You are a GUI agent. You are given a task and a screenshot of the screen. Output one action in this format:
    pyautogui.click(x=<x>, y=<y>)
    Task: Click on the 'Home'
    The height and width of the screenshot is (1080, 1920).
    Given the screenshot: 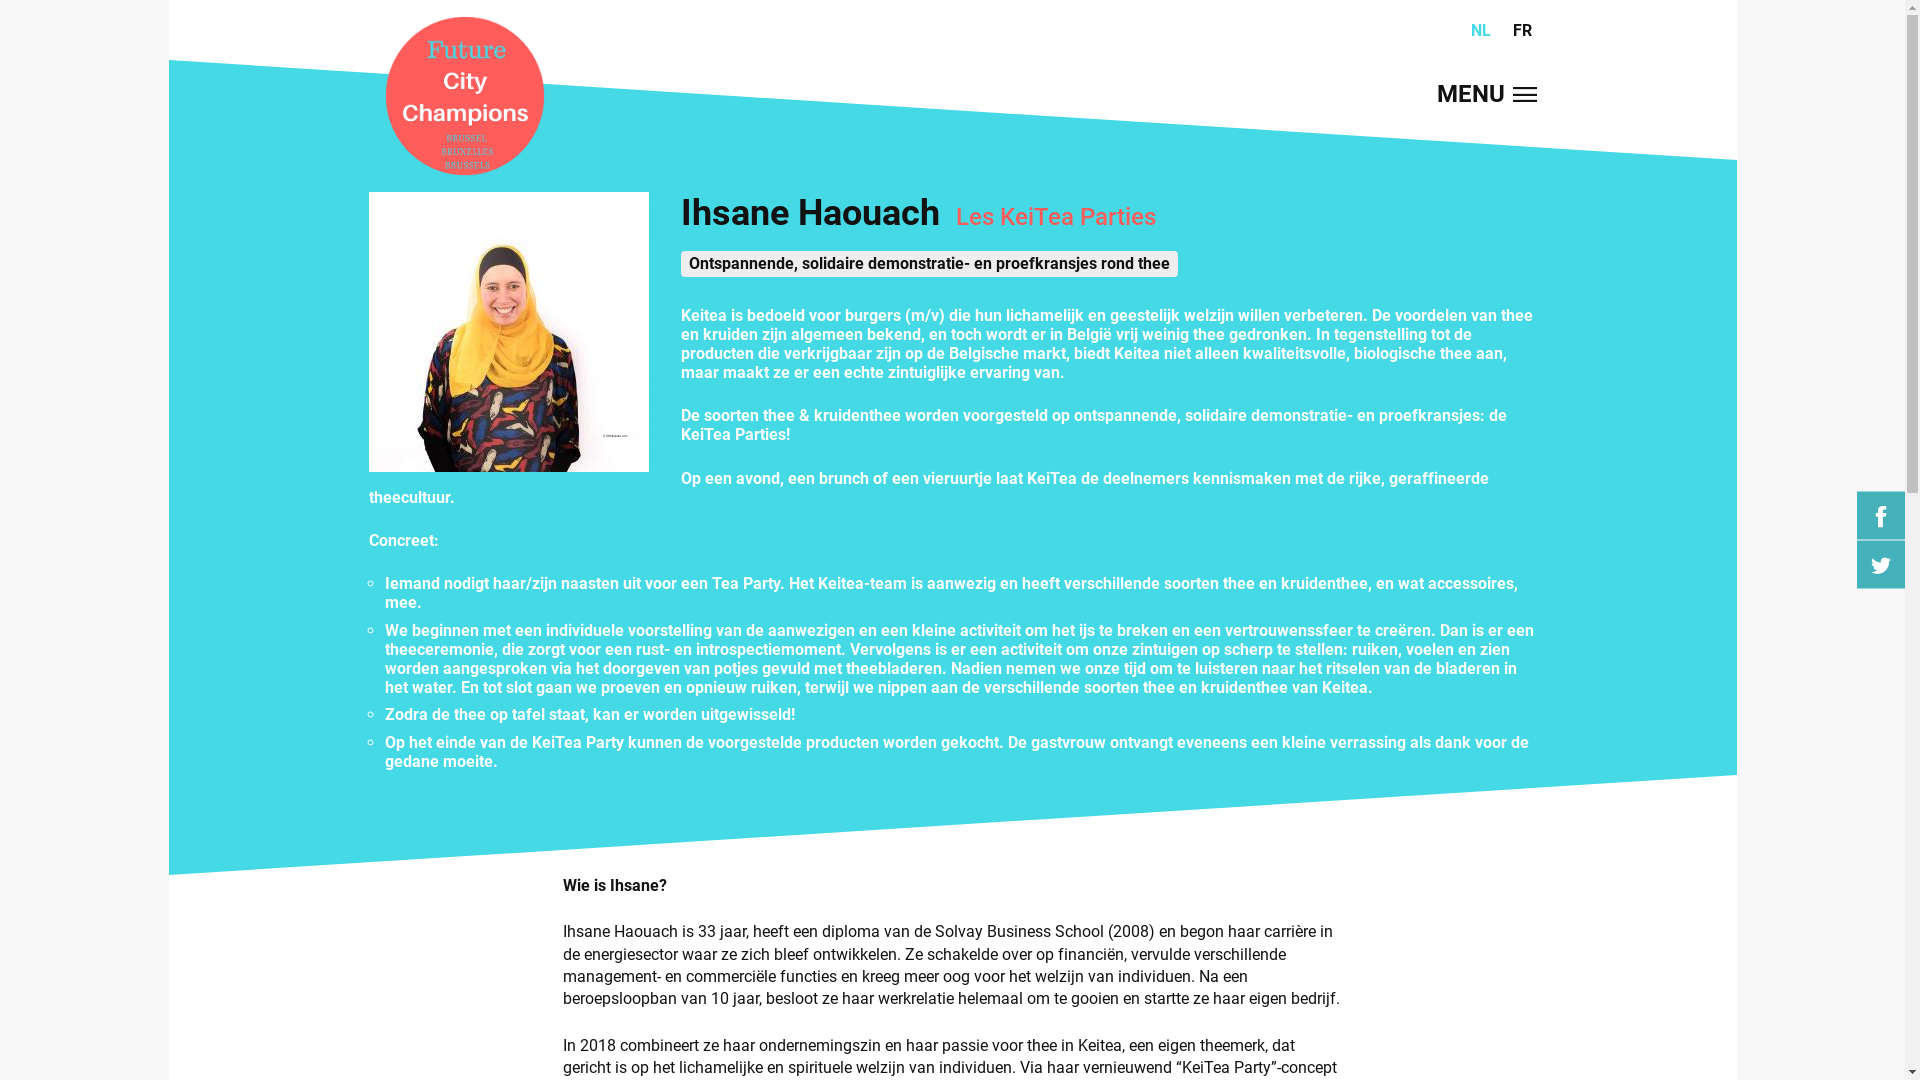 What is the action you would take?
    pyautogui.click(x=463, y=97)
    